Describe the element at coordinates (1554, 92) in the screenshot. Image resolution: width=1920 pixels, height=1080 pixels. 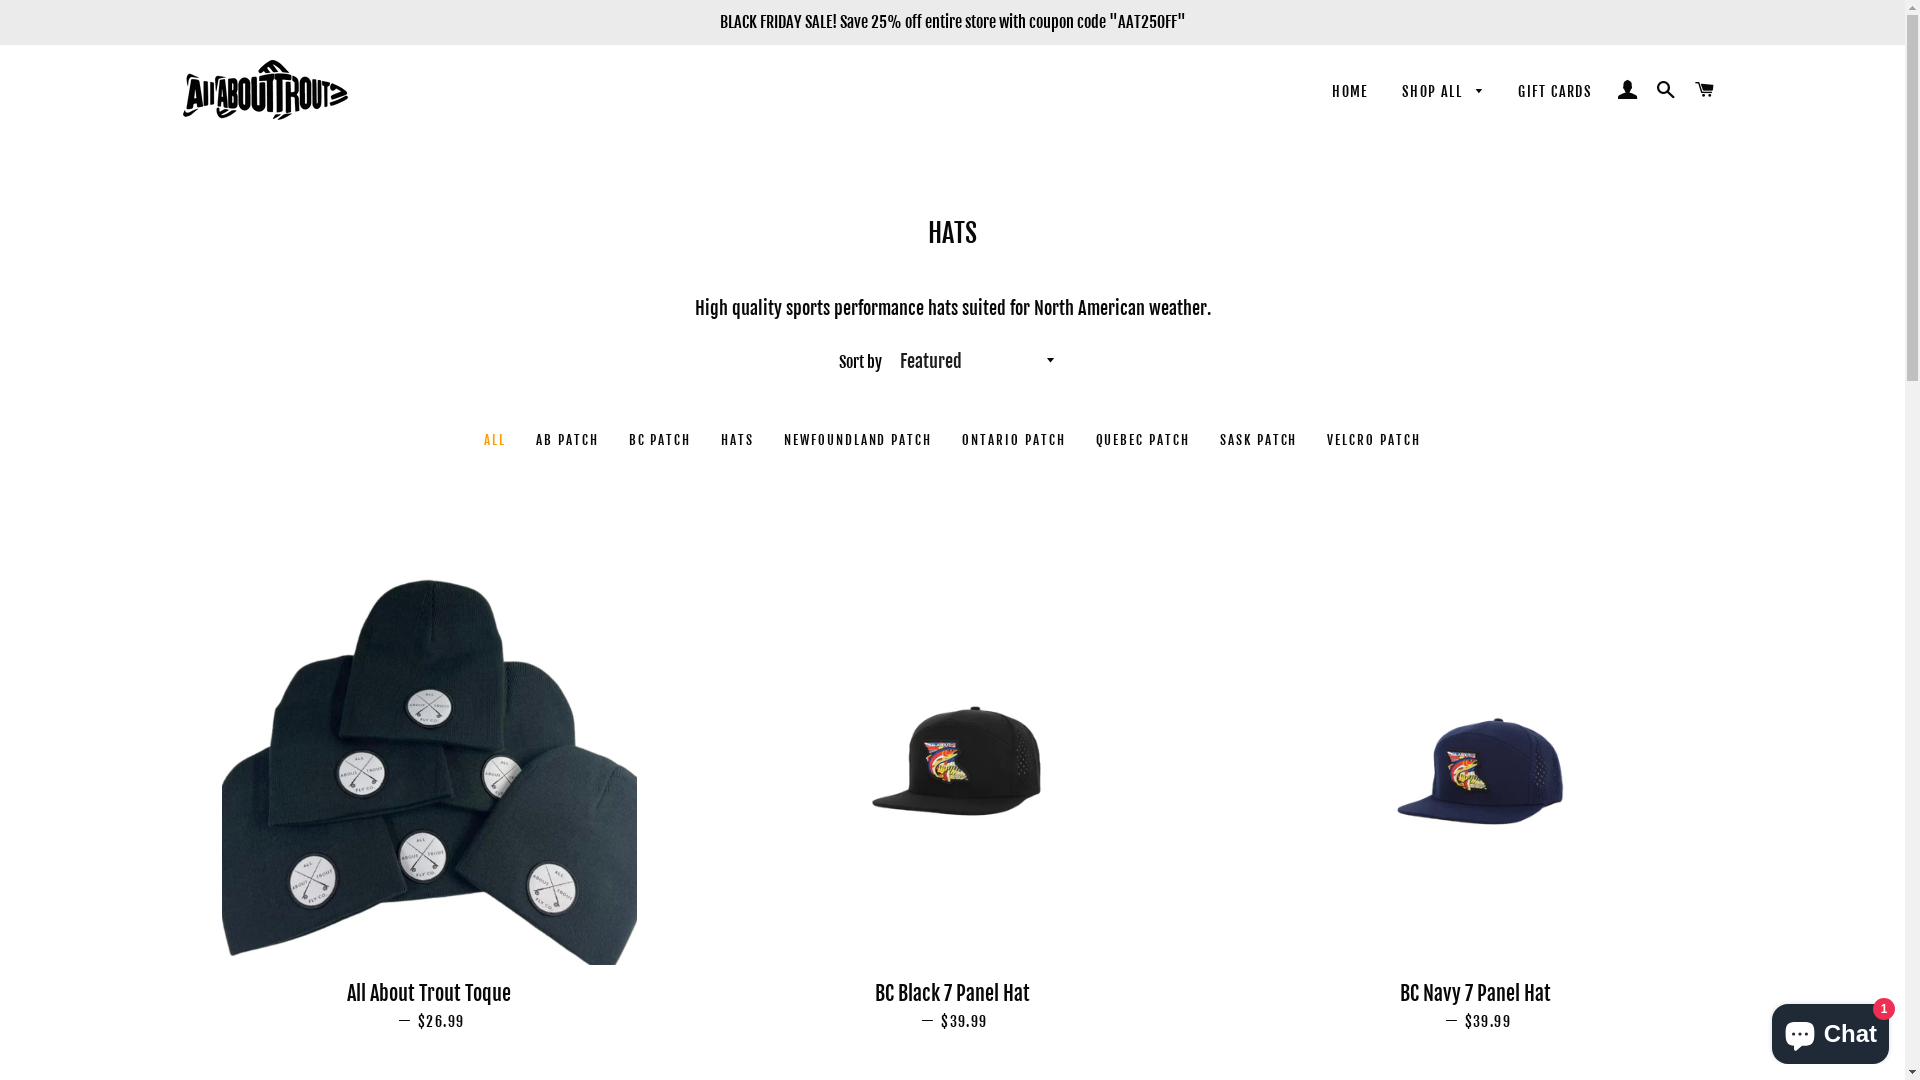
I see `'GIFT CARDS'` at that location.